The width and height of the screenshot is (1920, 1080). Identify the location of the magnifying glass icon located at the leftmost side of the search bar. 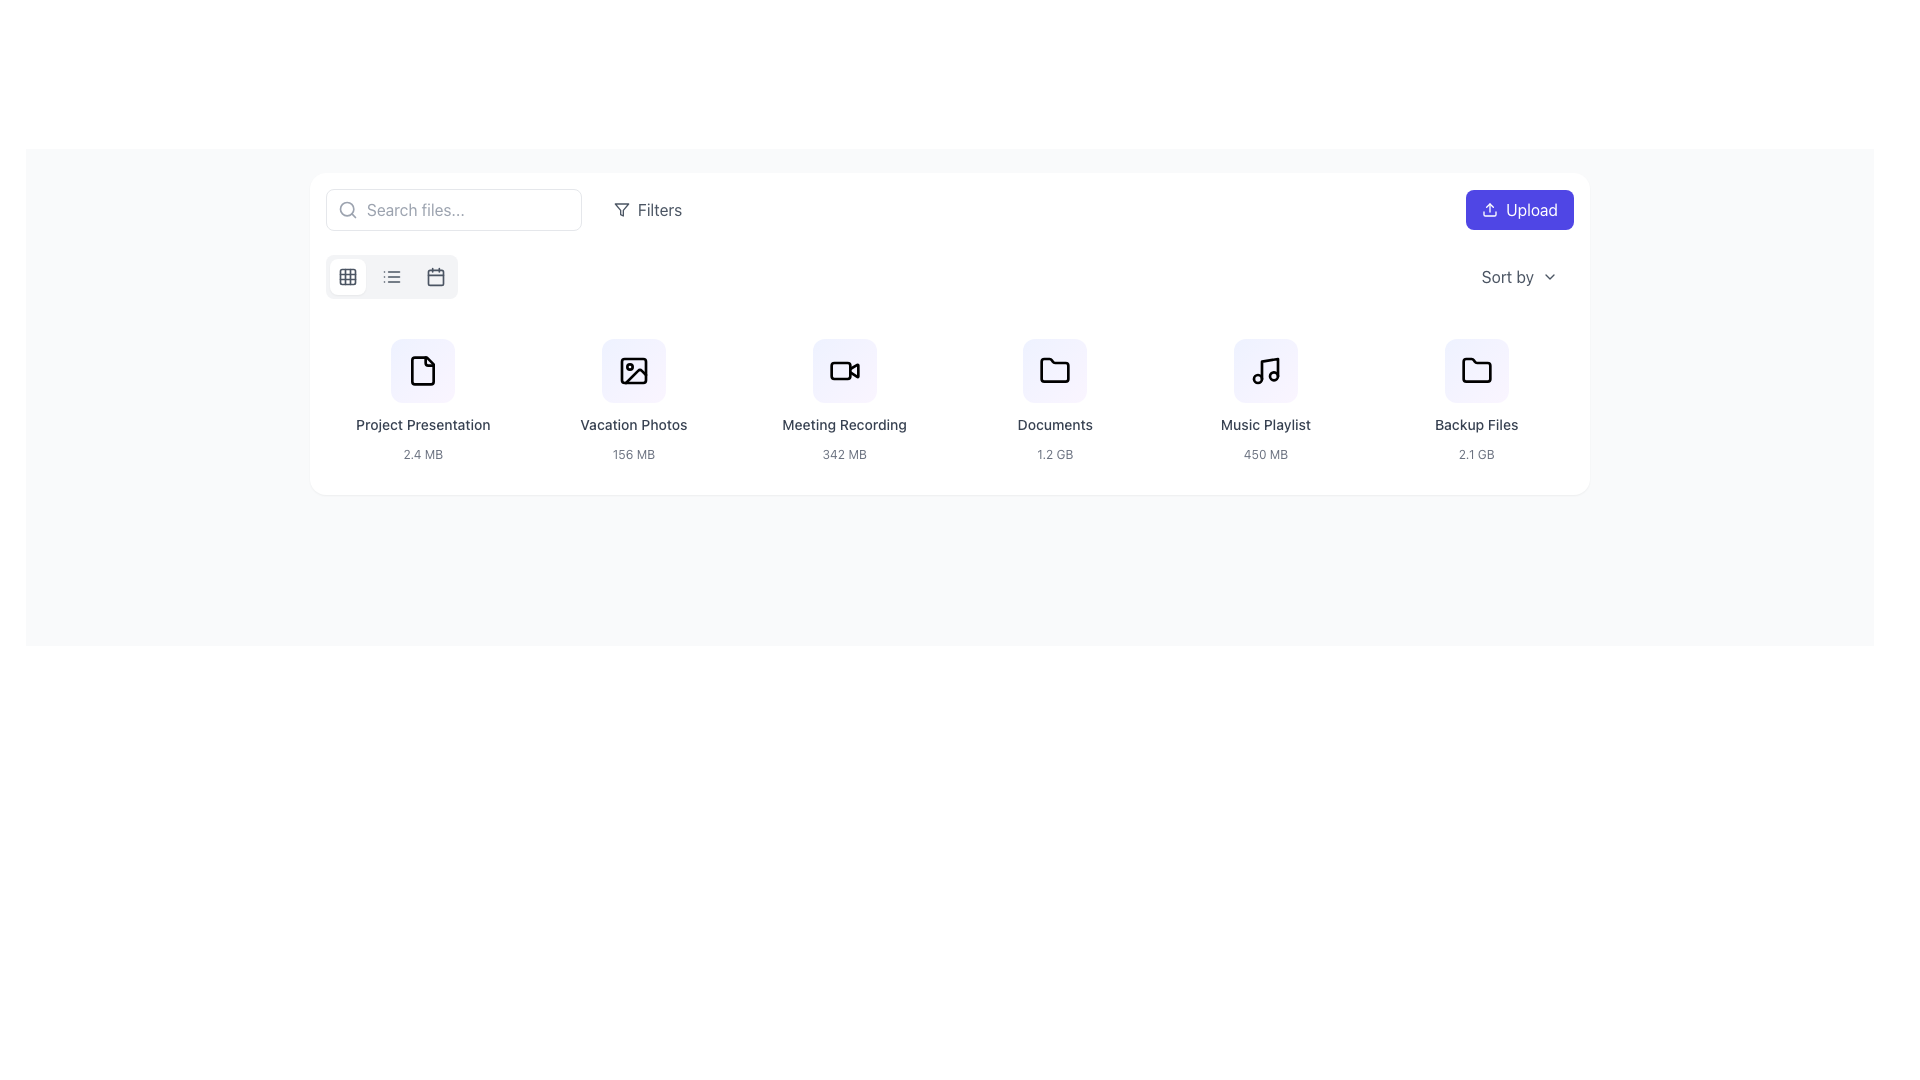
(347, 209).